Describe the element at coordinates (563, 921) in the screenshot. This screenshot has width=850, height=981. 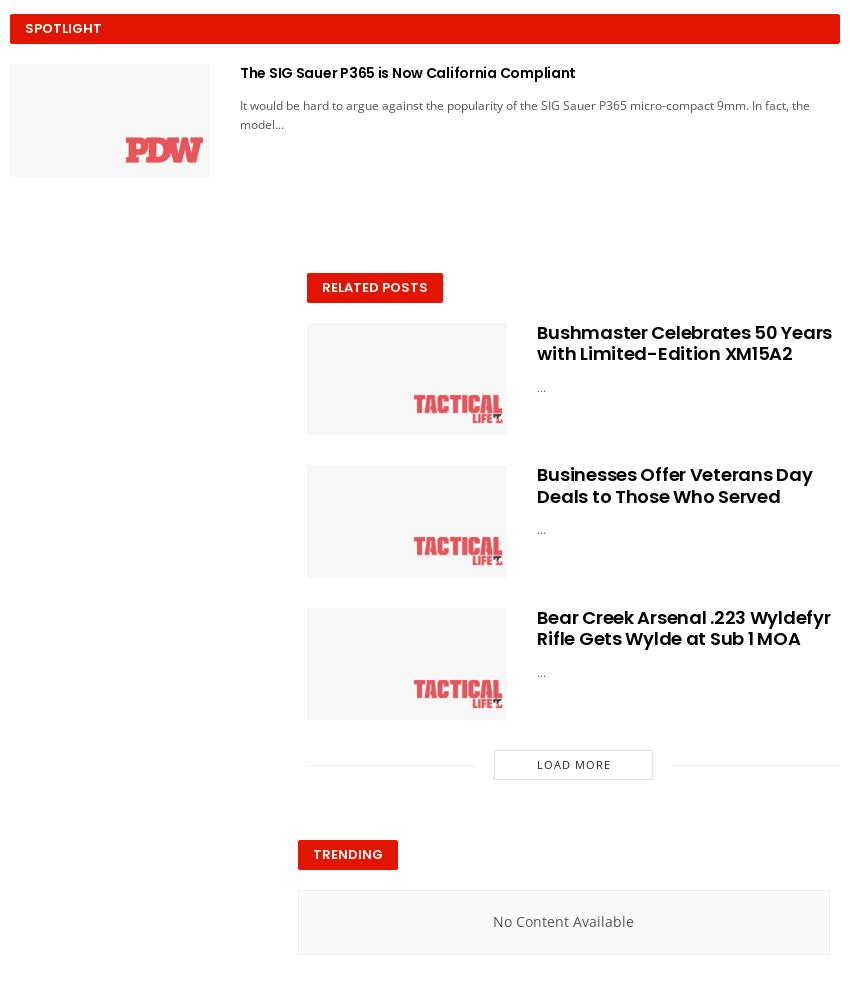
I see `'No Content Available'` at that location.